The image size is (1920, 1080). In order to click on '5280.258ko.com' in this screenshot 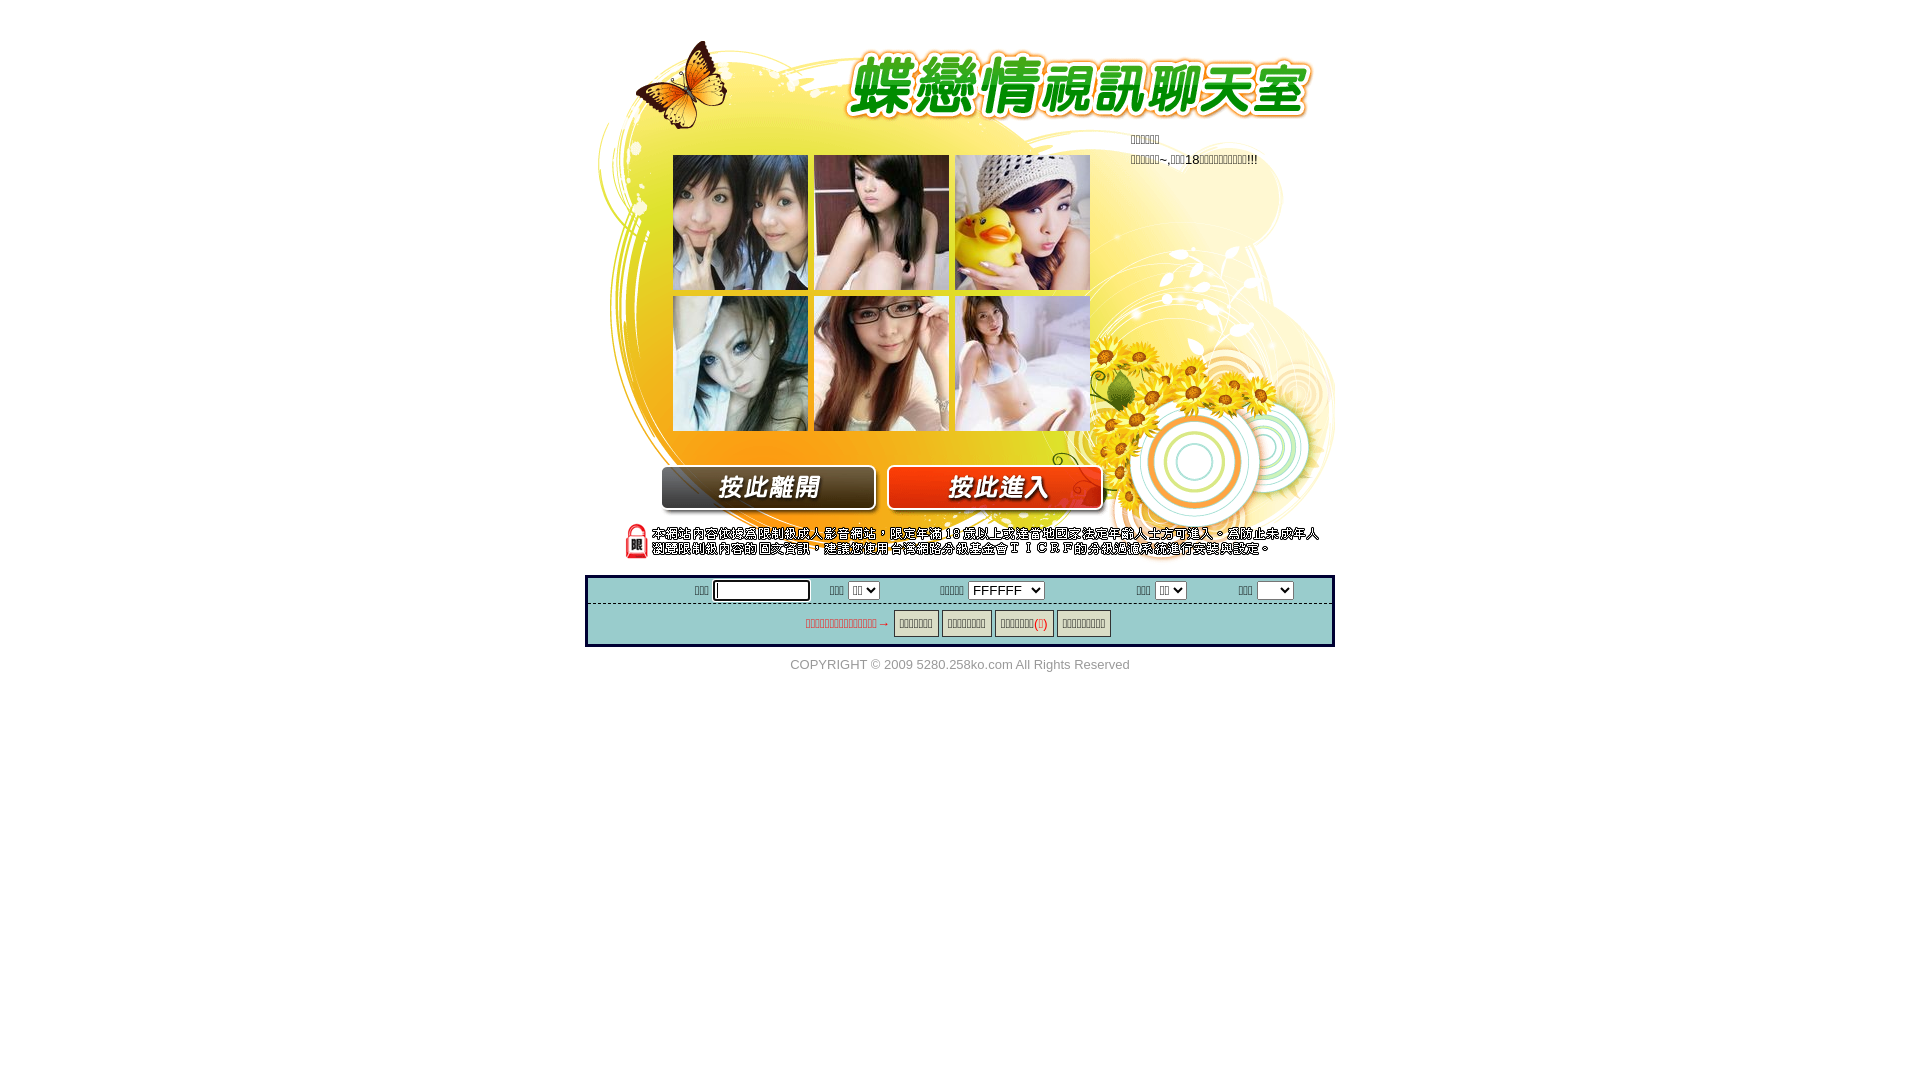, I will do `click(915, 663)`.